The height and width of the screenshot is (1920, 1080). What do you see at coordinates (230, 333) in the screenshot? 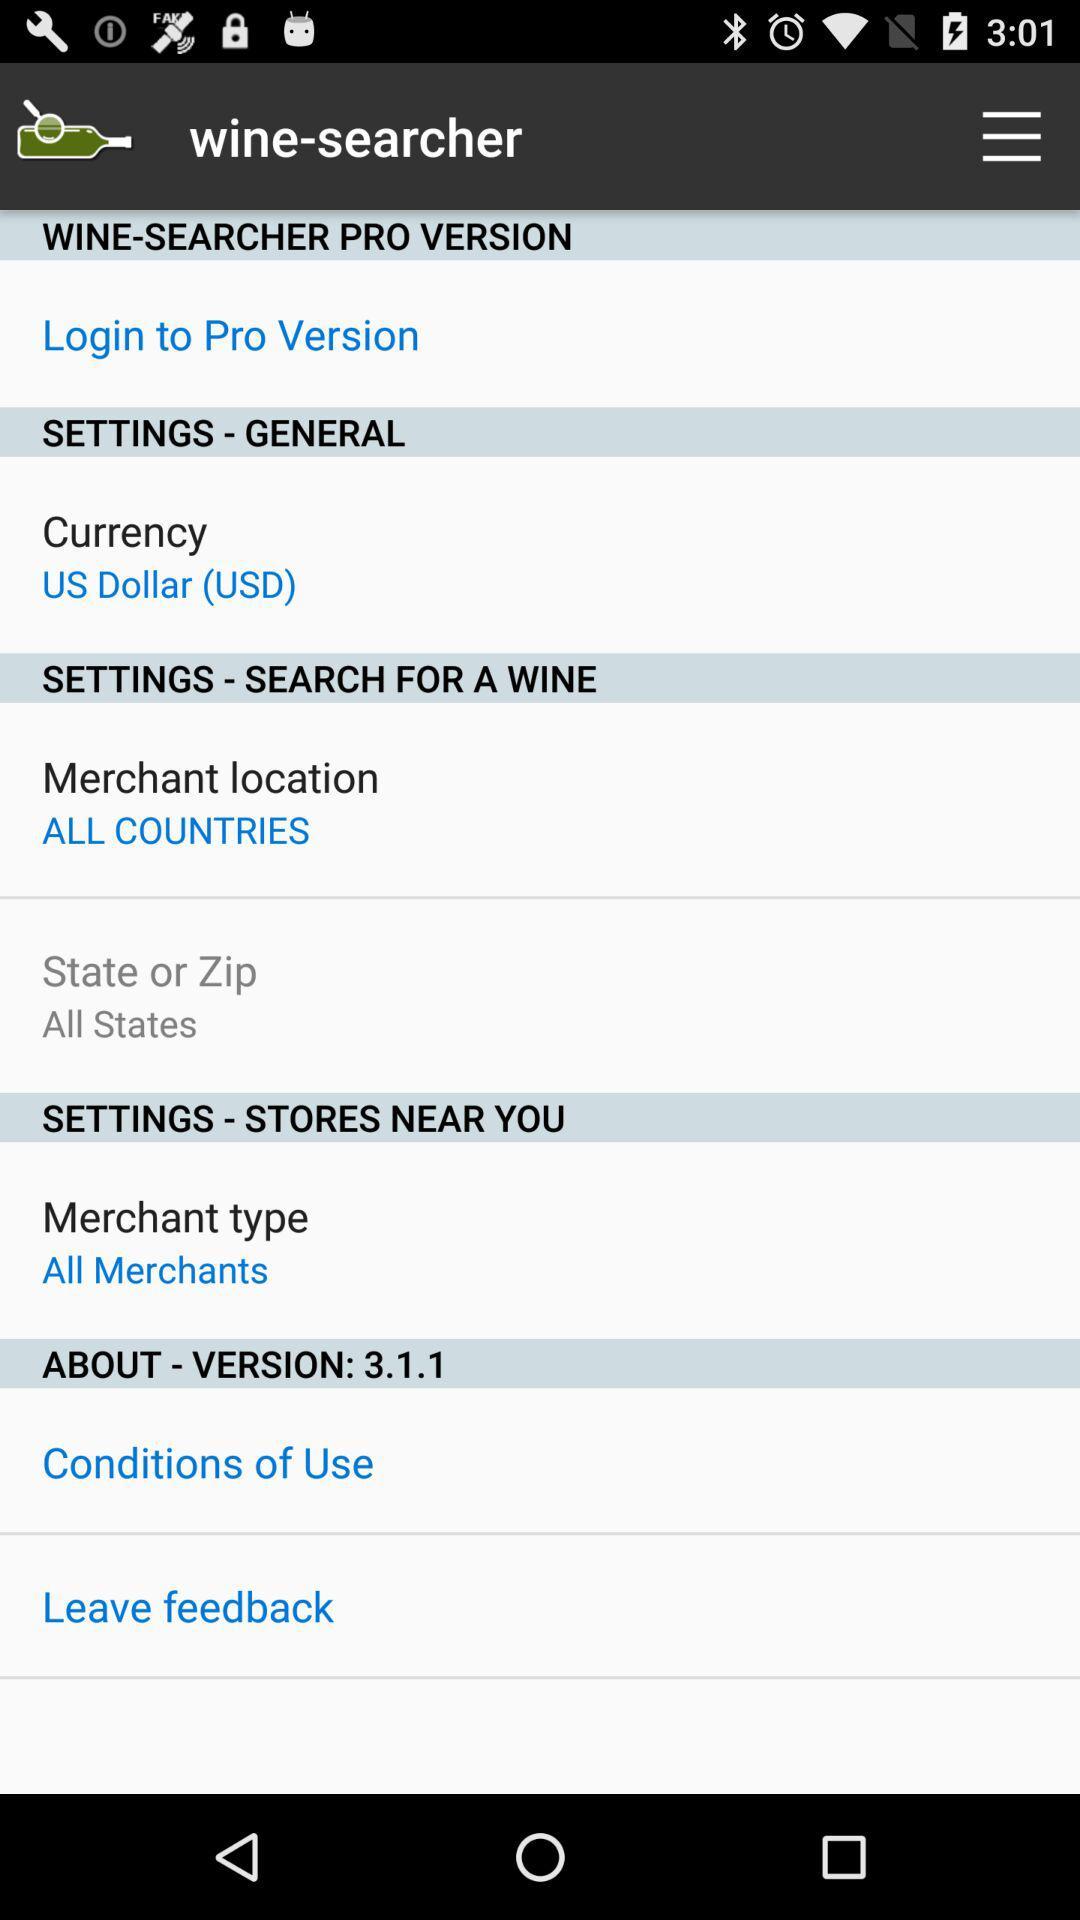
I see `the login to pro icon` at bounding box center [230, 333].